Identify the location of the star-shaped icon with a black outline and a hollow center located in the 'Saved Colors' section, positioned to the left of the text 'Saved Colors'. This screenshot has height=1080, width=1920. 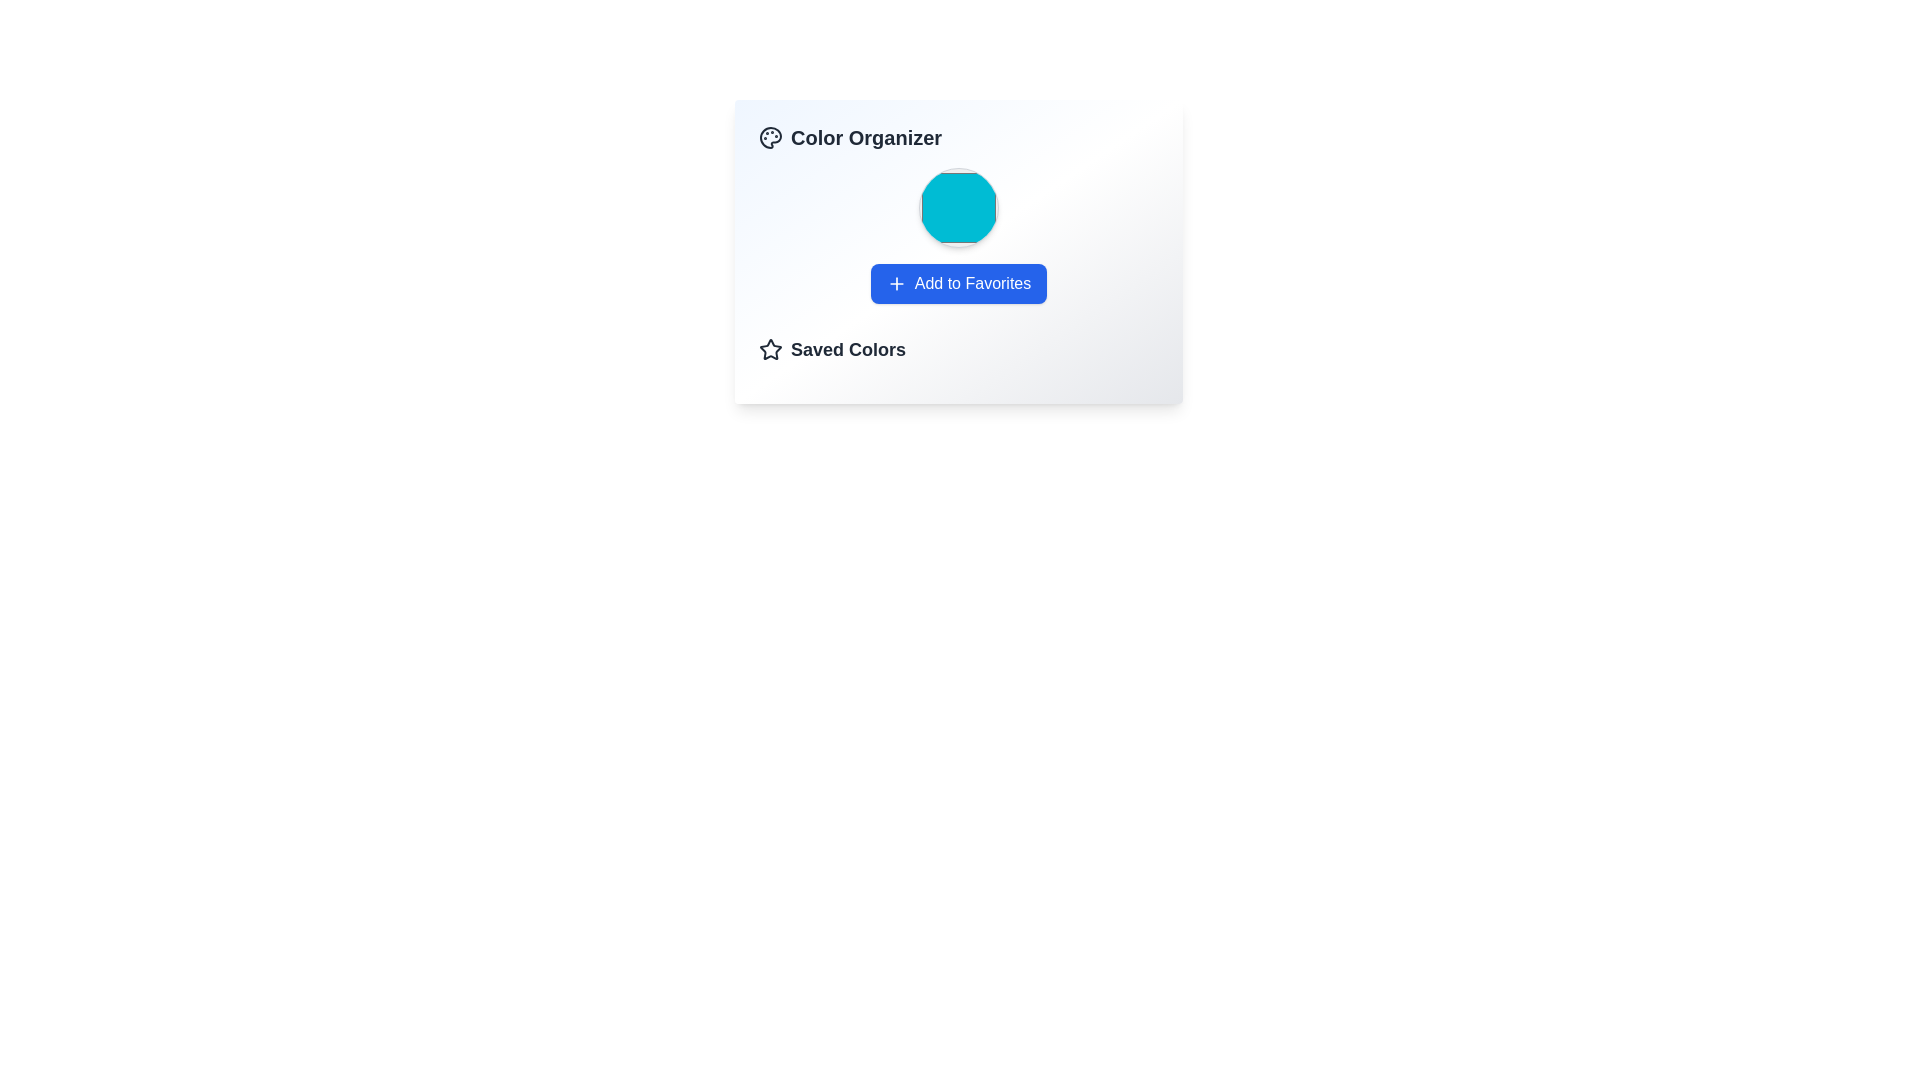
(770, 349).